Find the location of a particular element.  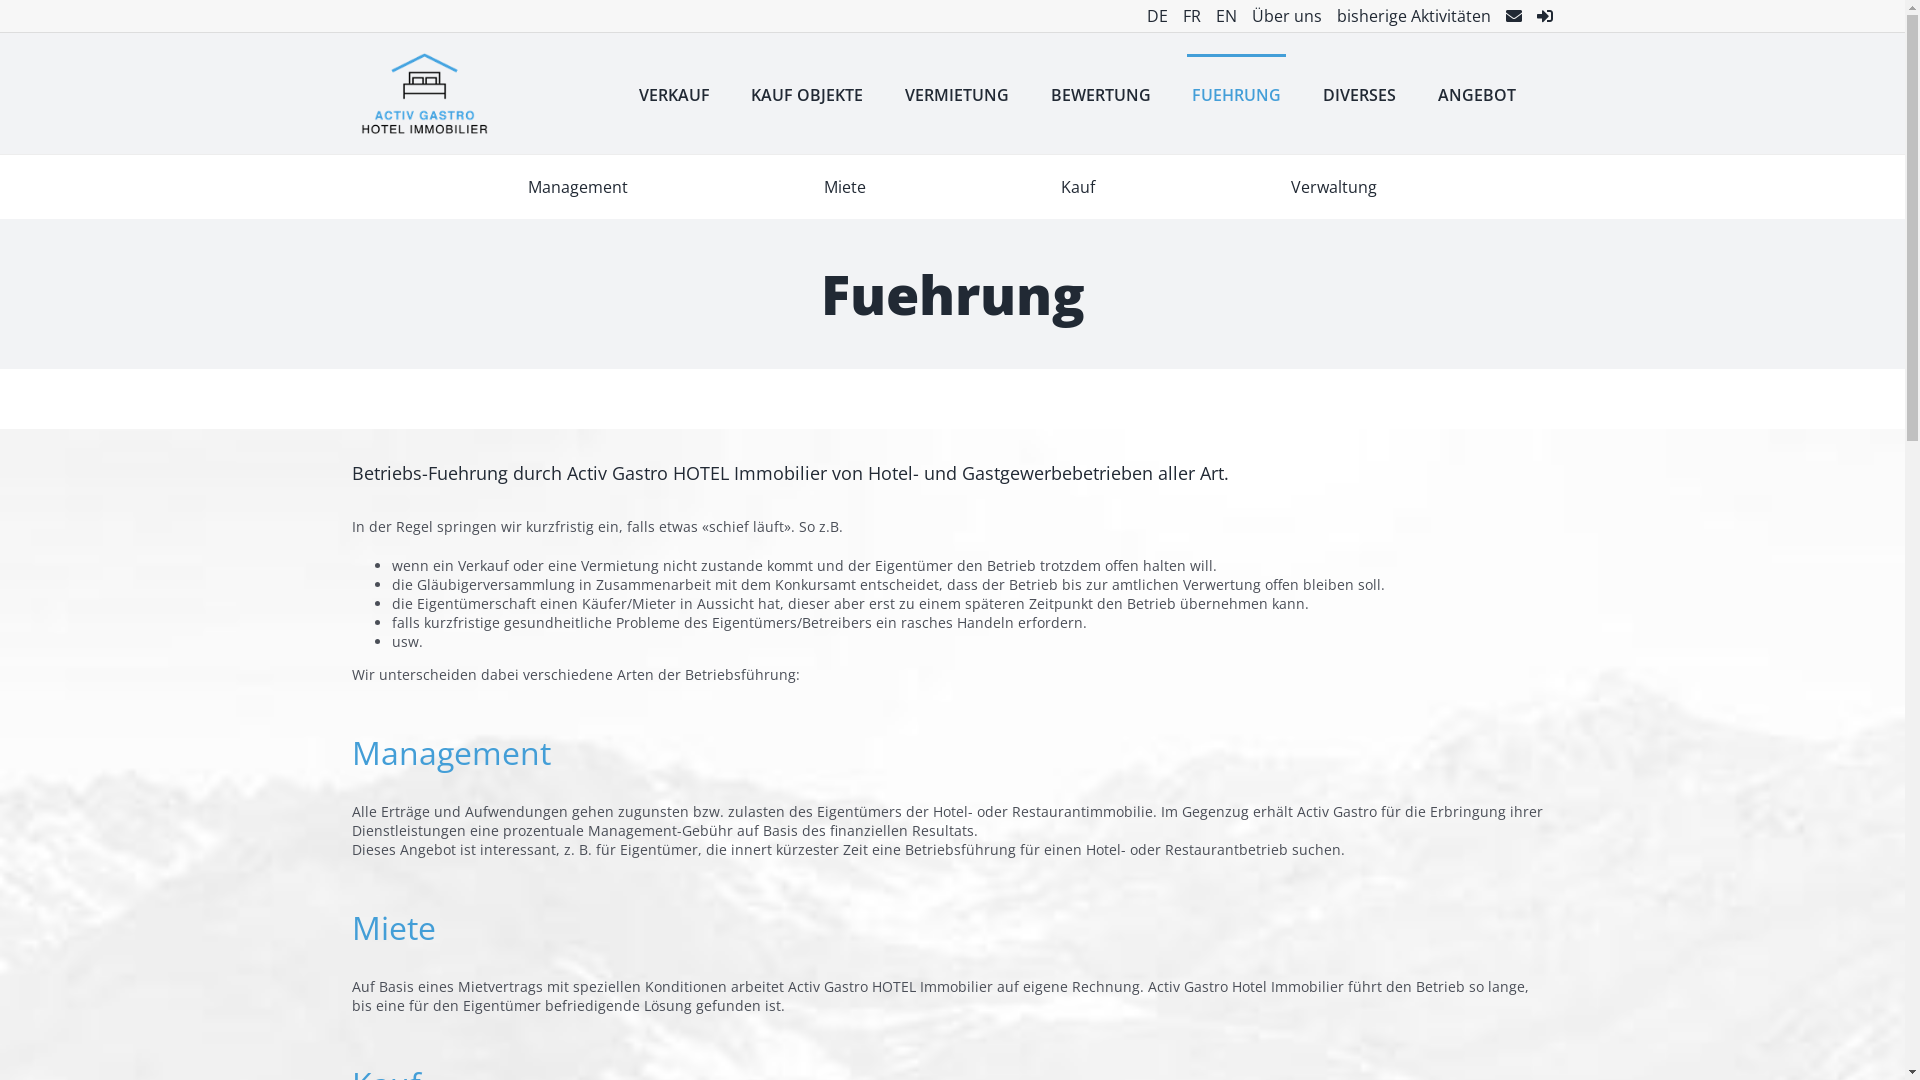

'EN' is located at coordinates (1218, 15).